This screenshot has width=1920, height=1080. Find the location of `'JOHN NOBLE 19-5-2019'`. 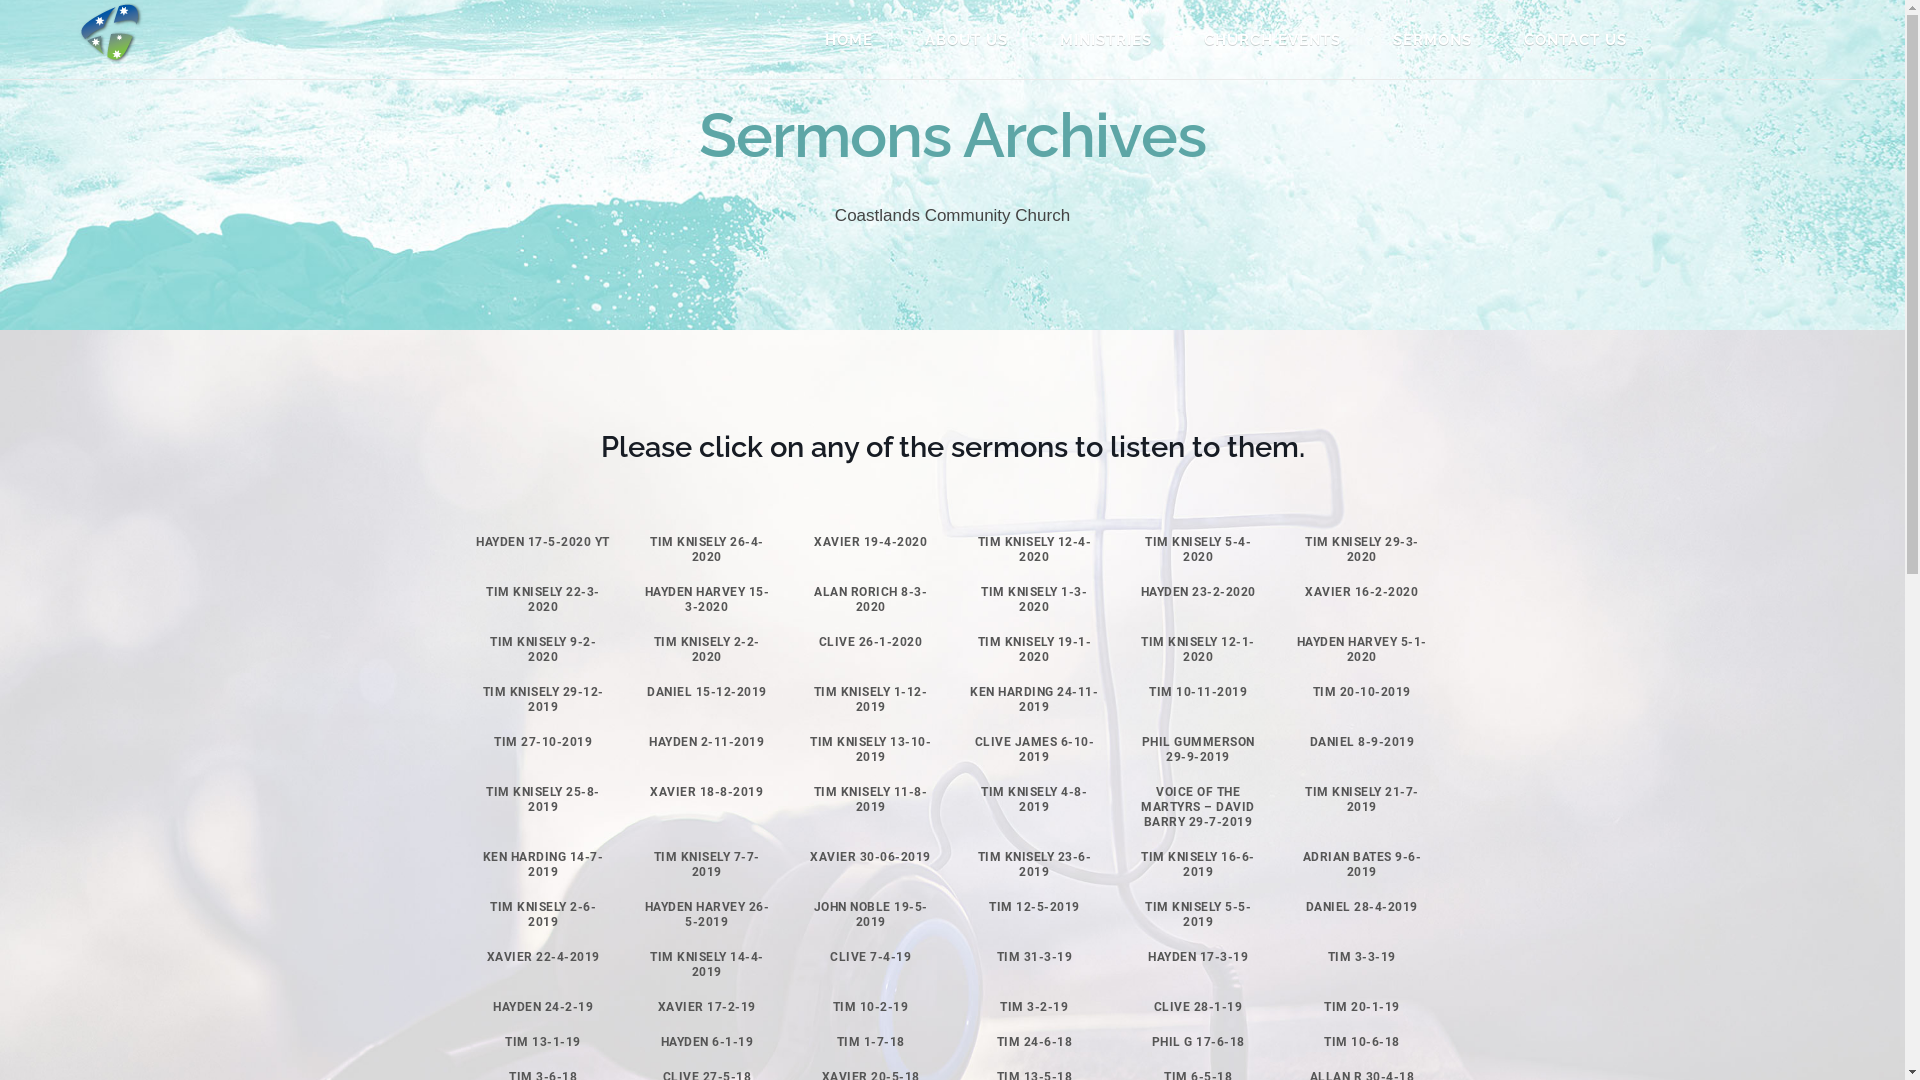

'JOHN NOBLE 19-5-2019' is located at coordinates (870, 914).